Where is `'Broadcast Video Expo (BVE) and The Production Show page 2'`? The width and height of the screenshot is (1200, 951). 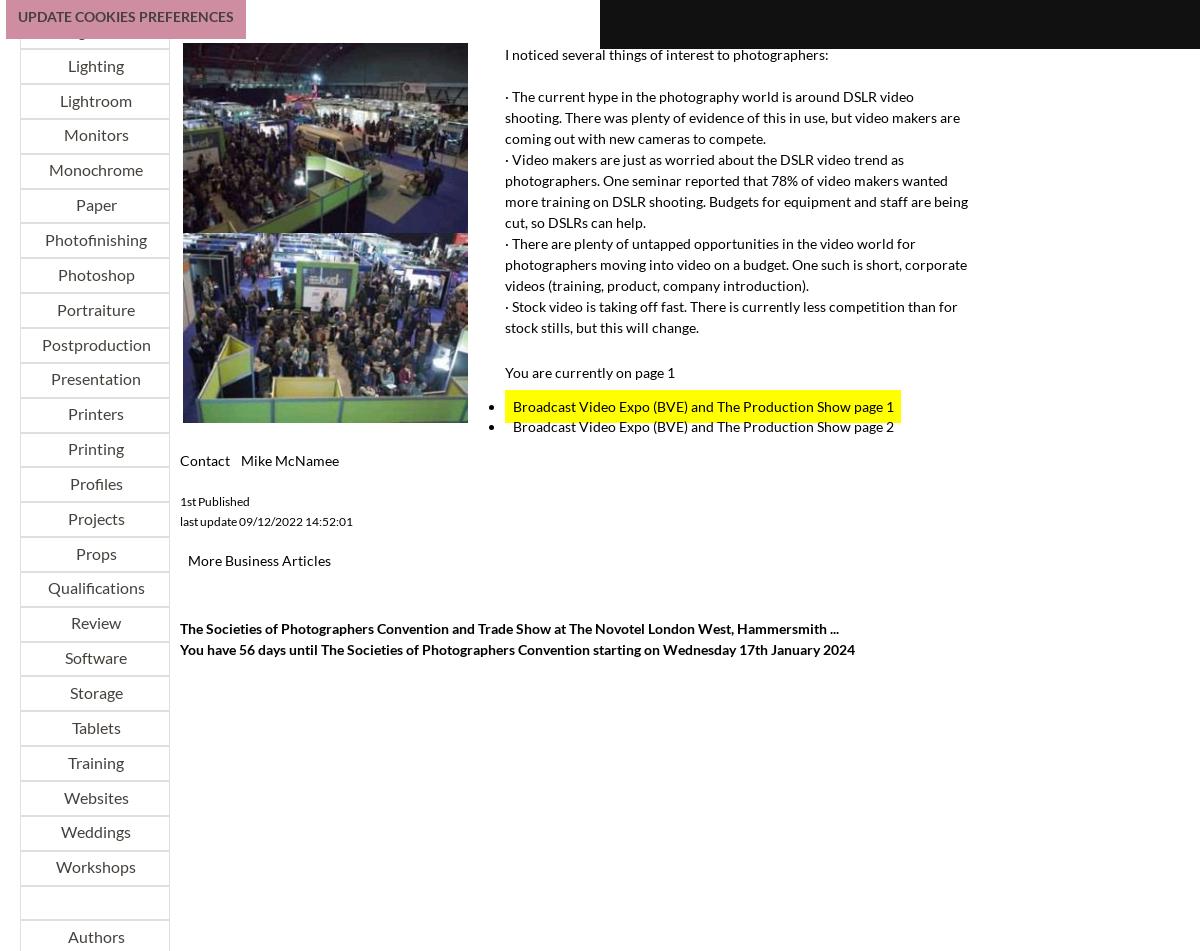
'Broadcast Video Expo (BVE) and The Production Show page 2' is located at coordinates (702, 426).